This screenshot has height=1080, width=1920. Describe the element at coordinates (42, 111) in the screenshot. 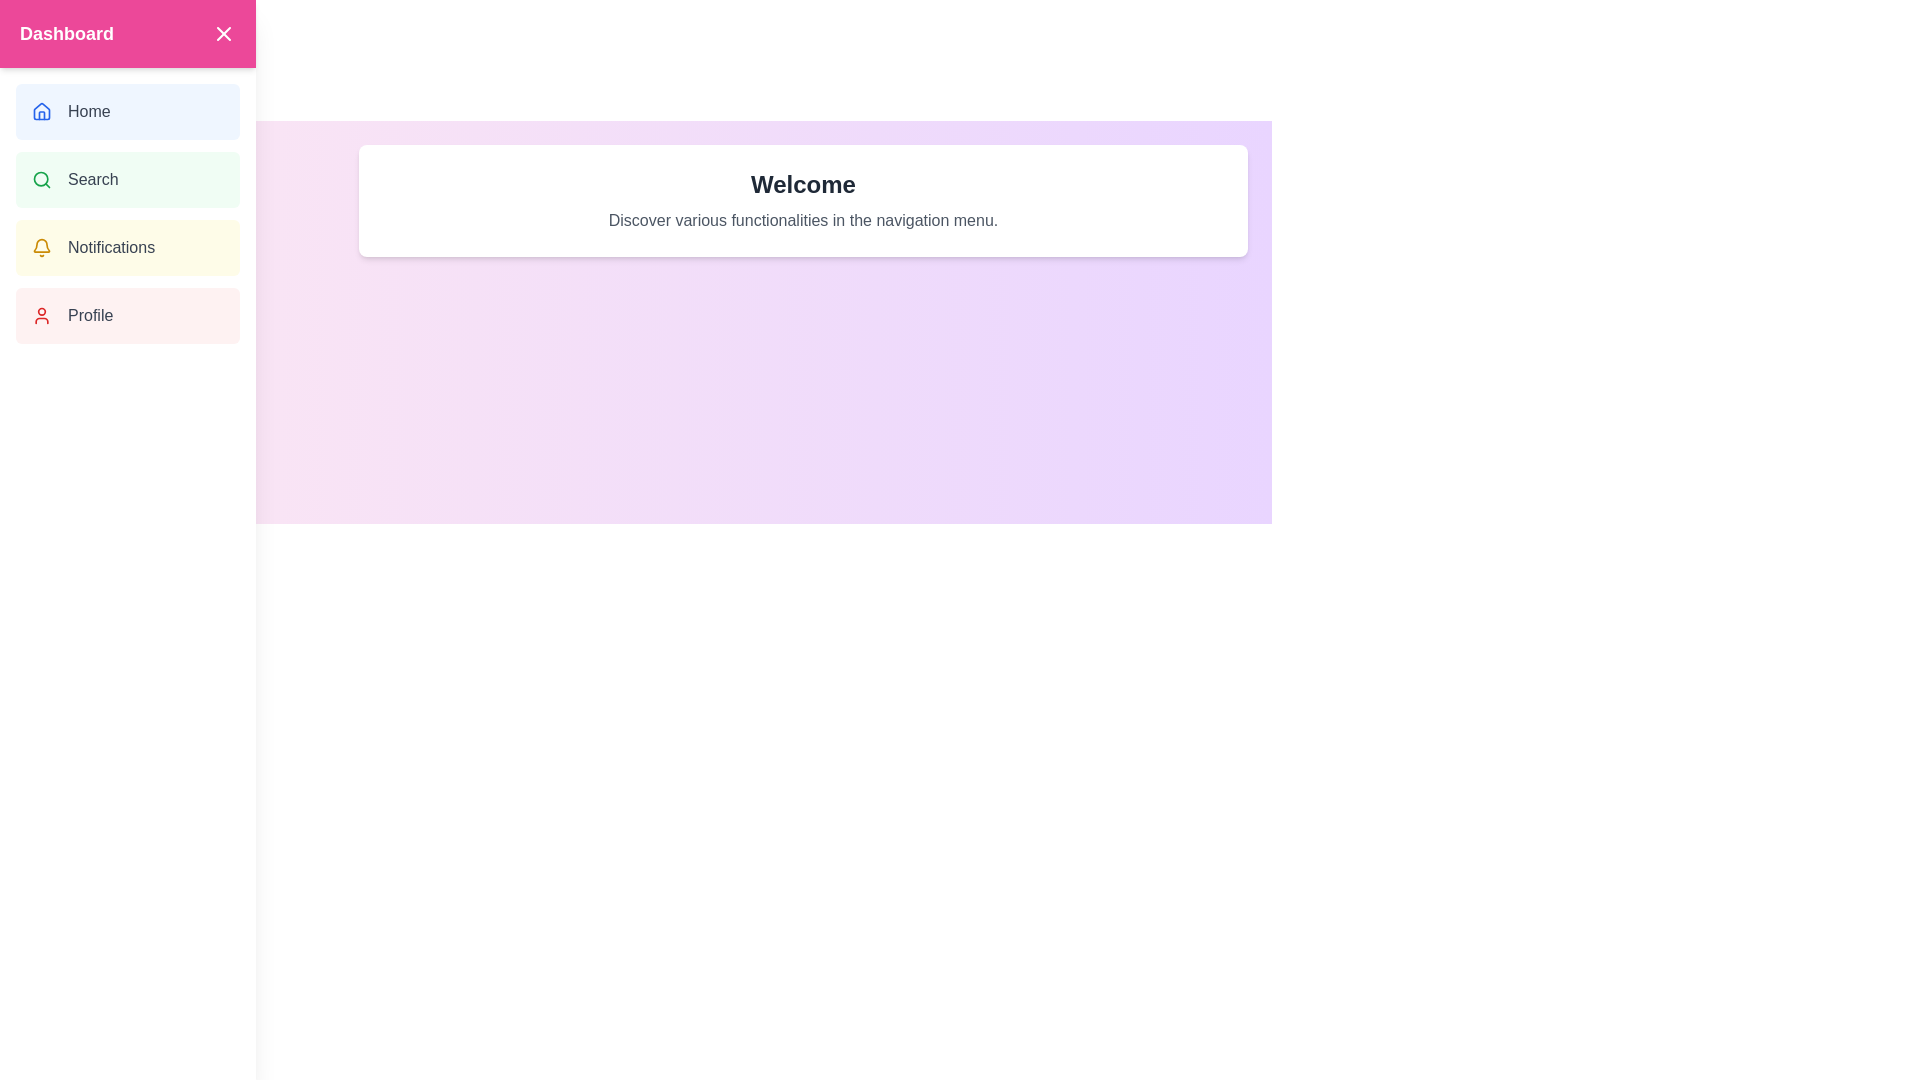

I see `the 'Home' SVG icon located within the Home button on the vertical navigation sidebar to associate it with the 'Home' label functionality` at that location.